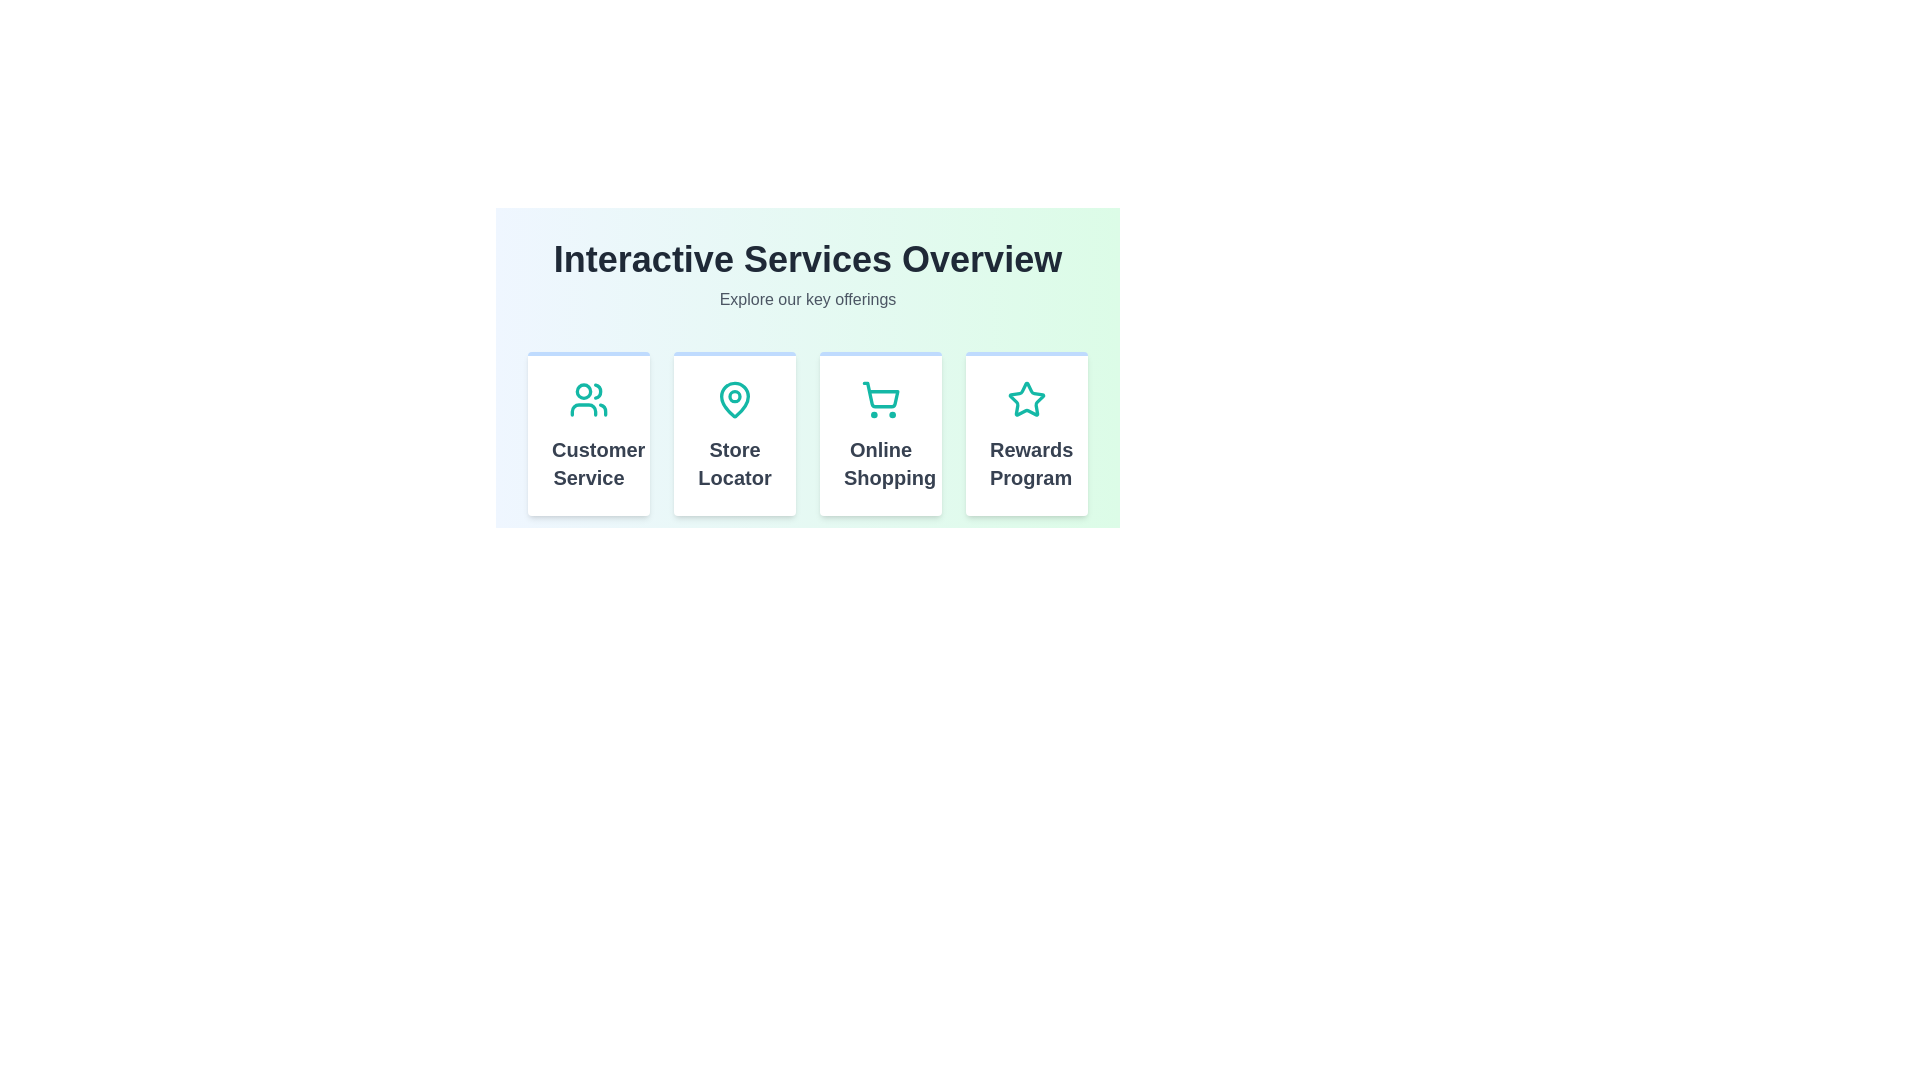  I want to click on the circular icon representing the head of the figure in the group icon at the upper-left region of the user illustration, so click(583, 390).